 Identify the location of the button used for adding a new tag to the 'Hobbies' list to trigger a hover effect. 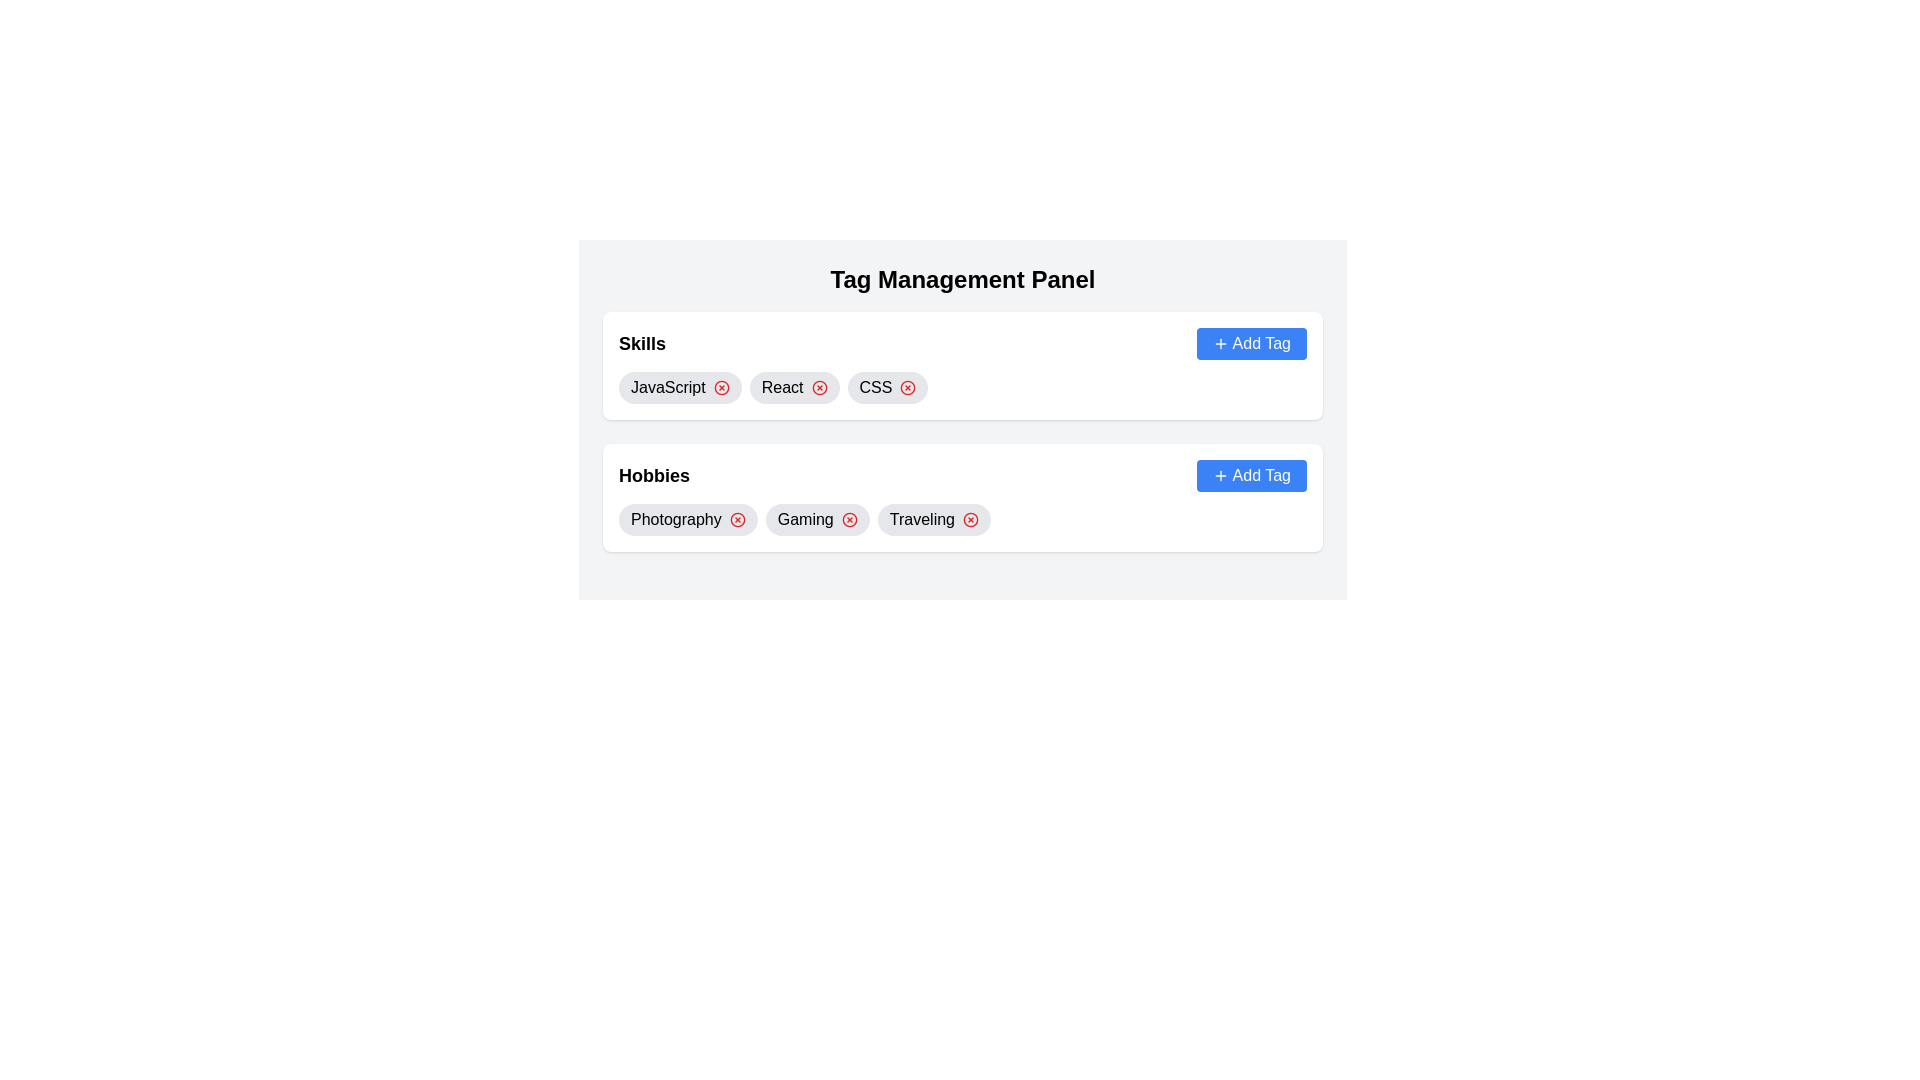
(1250, 475).